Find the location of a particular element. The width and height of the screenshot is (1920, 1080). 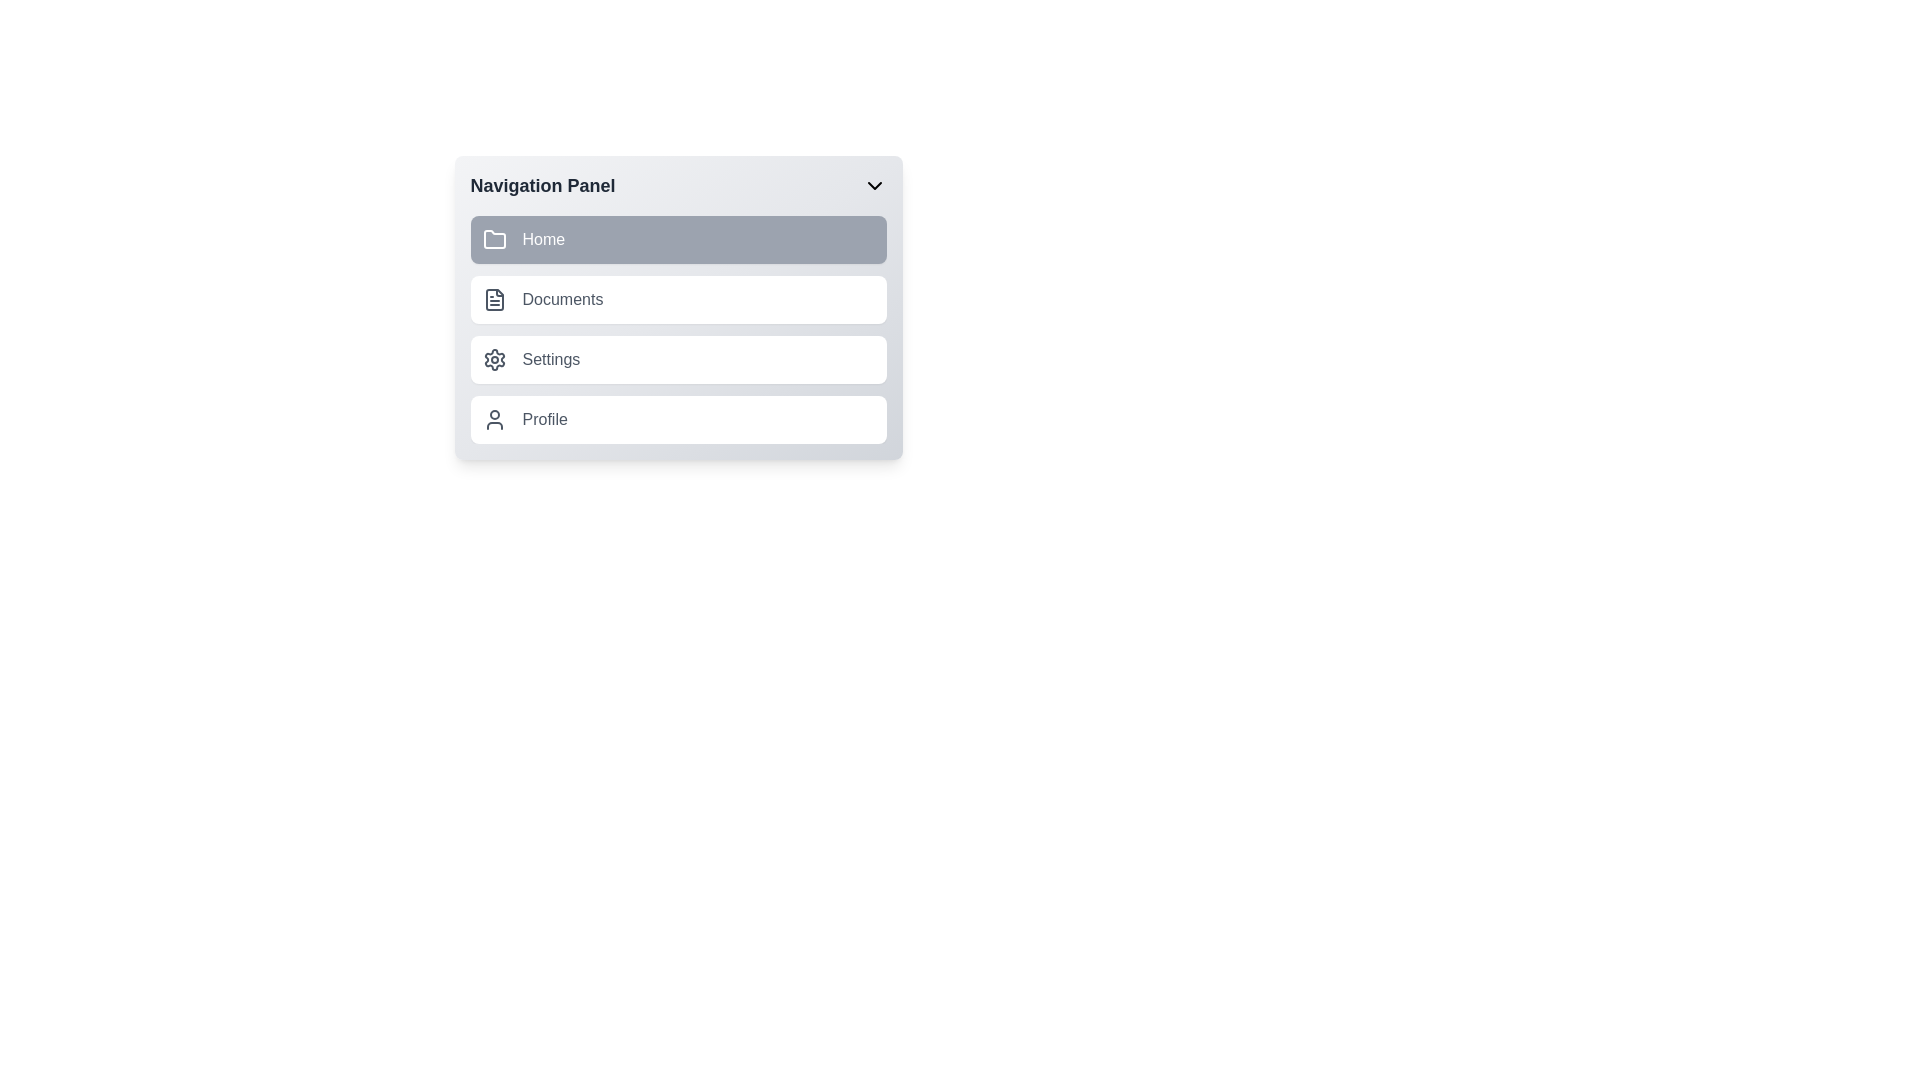

text label indicating the user's profile section located within the navigation menu panel, specifically to the right of the user icon and below the Settings menu item is located at coordinates (545, 419).